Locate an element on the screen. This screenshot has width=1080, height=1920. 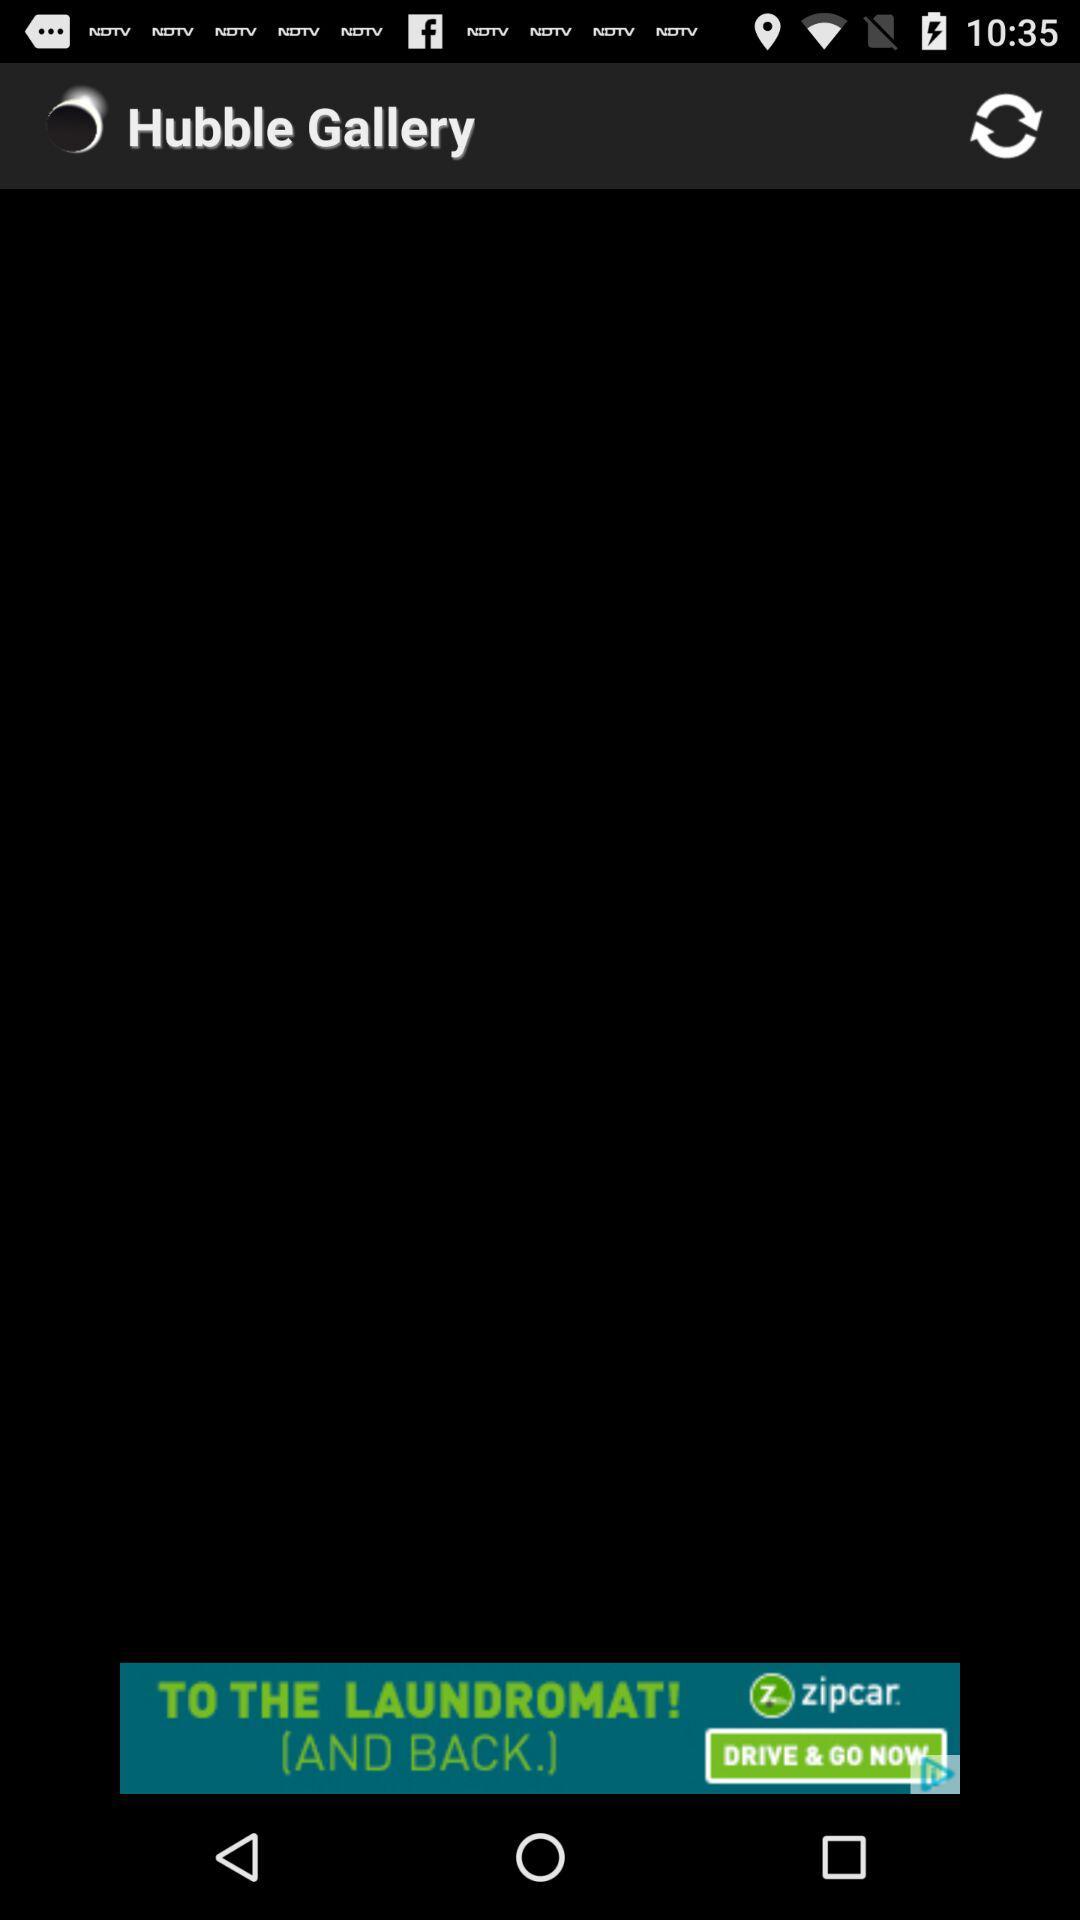
refresh page is located at coordinates (1006, 124).